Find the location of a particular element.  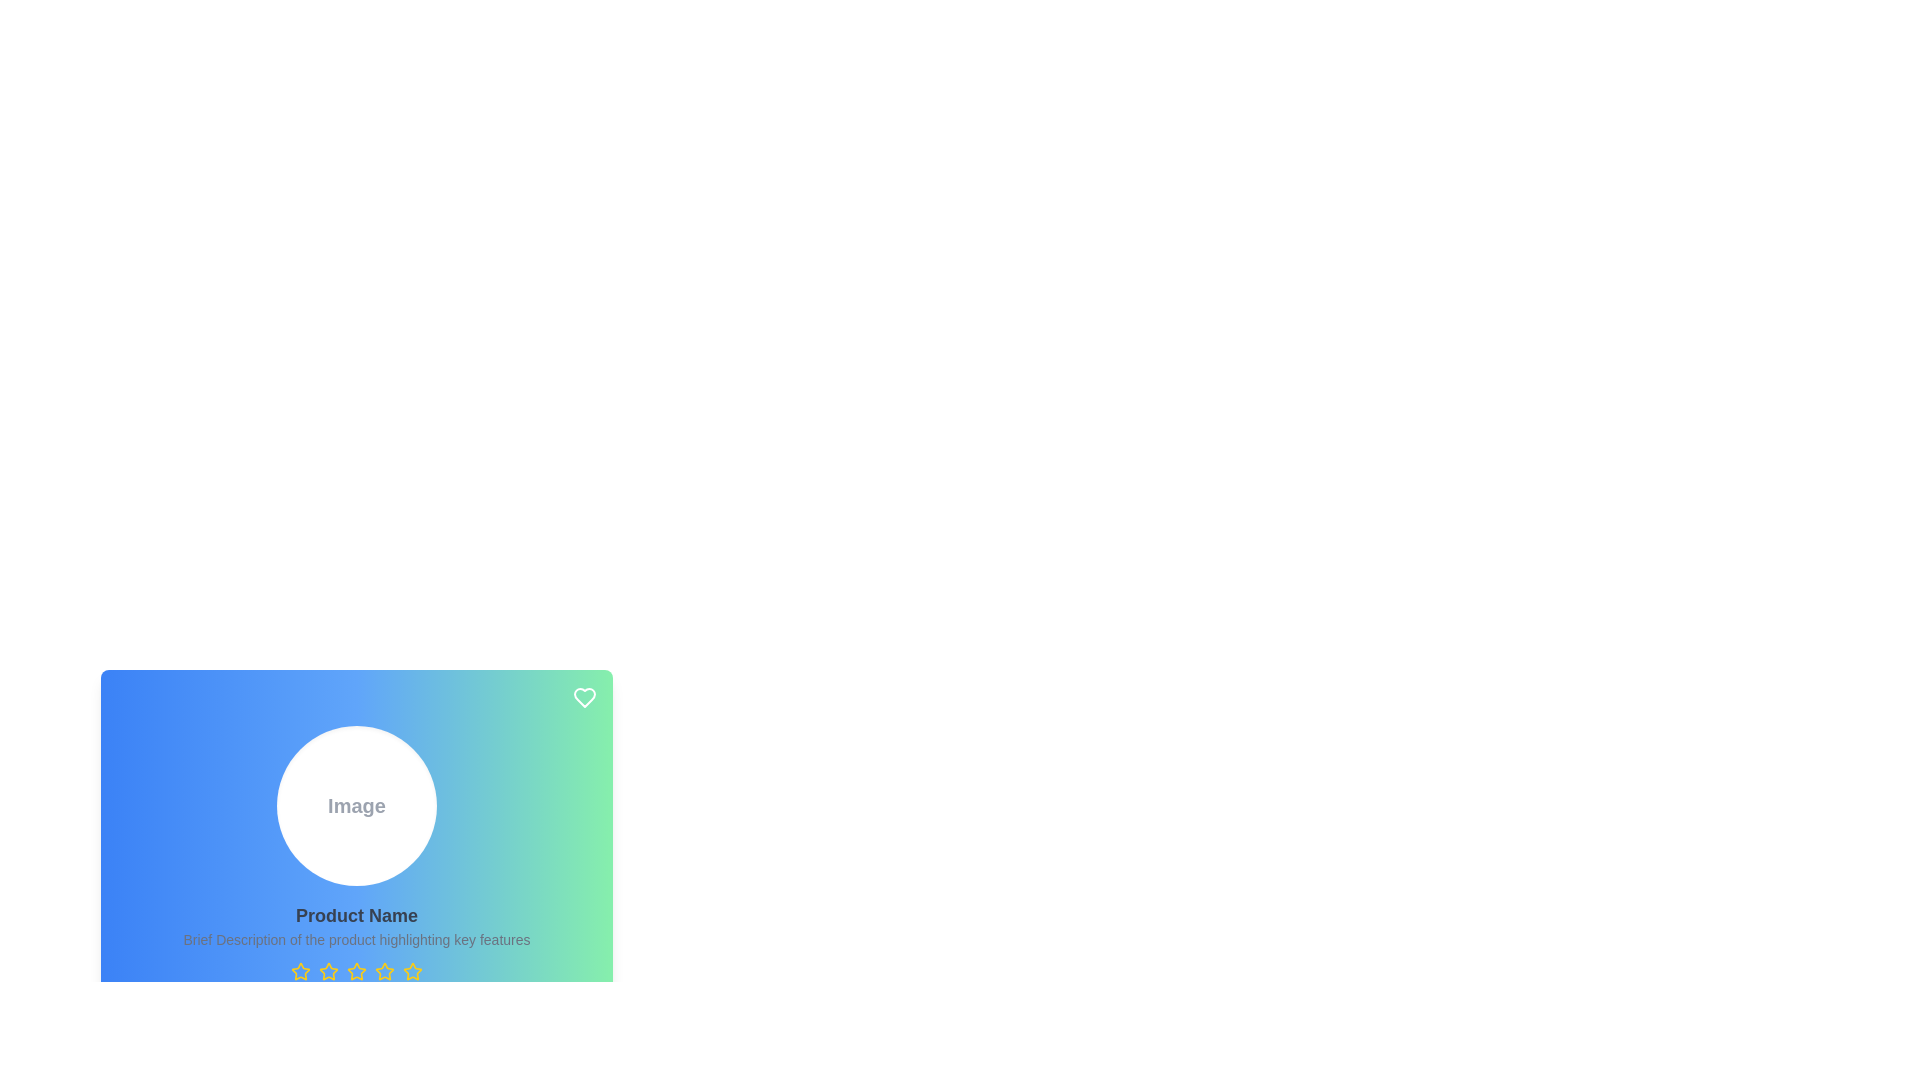

the heart-shaped icon located near the top-right corner of the gradient-colored section is located at coordinates (584, 697).